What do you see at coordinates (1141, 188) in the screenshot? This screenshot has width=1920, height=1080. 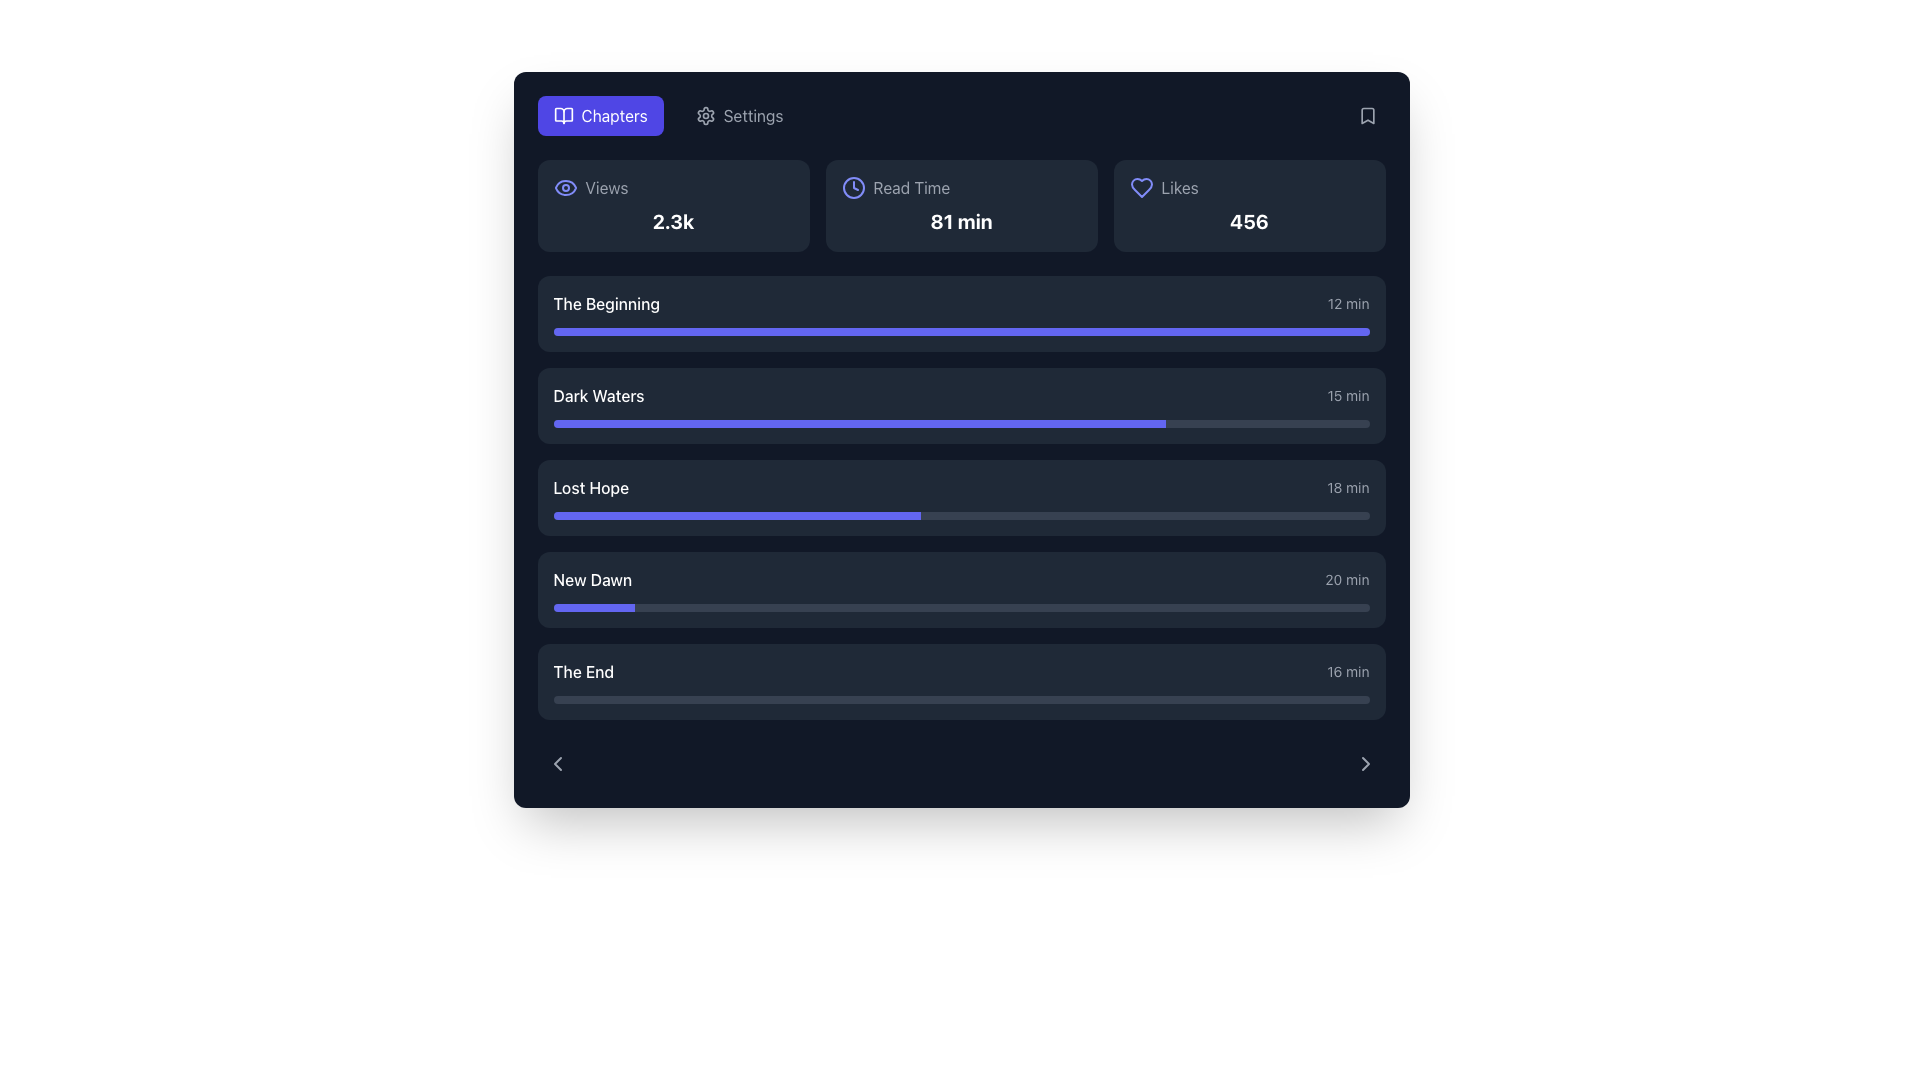 I see `the 'Likes' icon located at the top-right corner of the interface, positioned to the left of the 'Likes' text and above the associated numeric value` at bounding box center [1141, 188].